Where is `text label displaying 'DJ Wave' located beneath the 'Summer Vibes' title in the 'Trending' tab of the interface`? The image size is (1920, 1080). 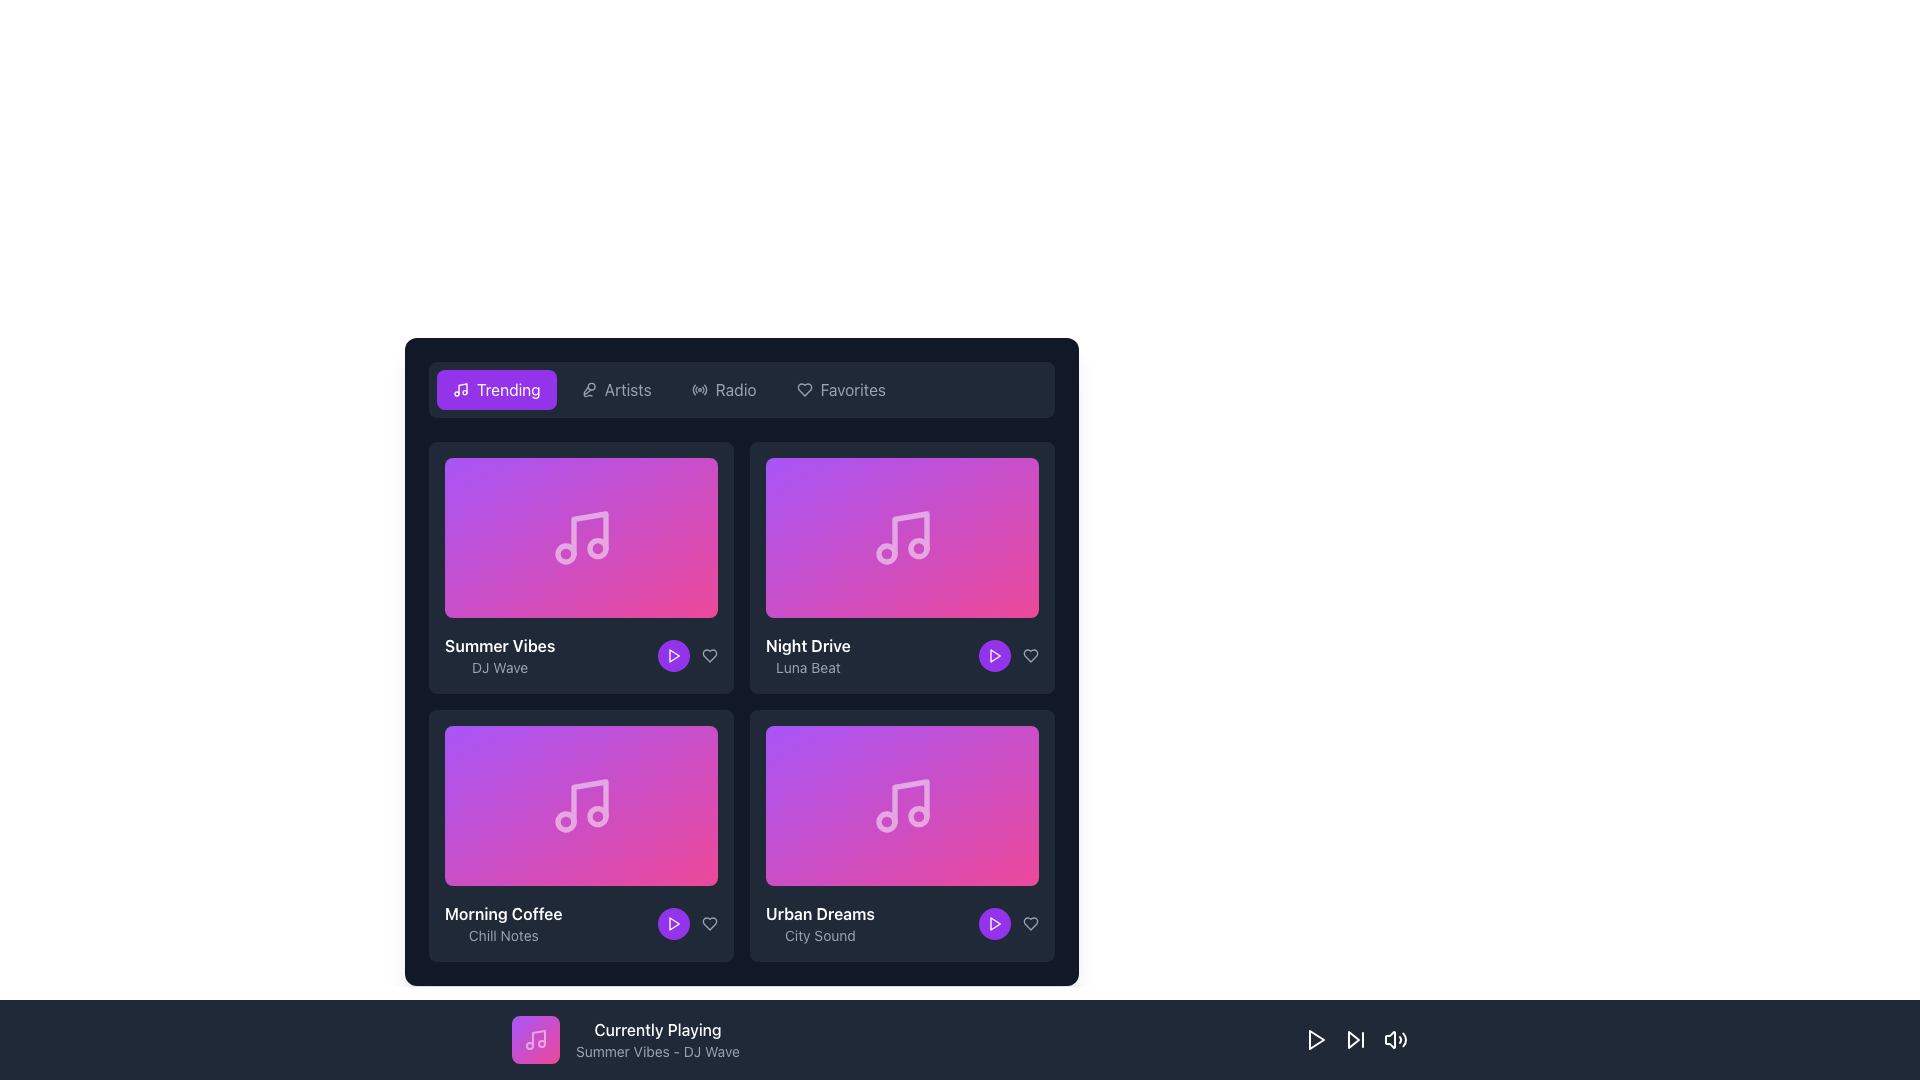 text label displaying 'DJ Wave' located beneath the 'Summer Vibes' title in the 'Trending' tab of the interface is located at coordinates (500, 667).